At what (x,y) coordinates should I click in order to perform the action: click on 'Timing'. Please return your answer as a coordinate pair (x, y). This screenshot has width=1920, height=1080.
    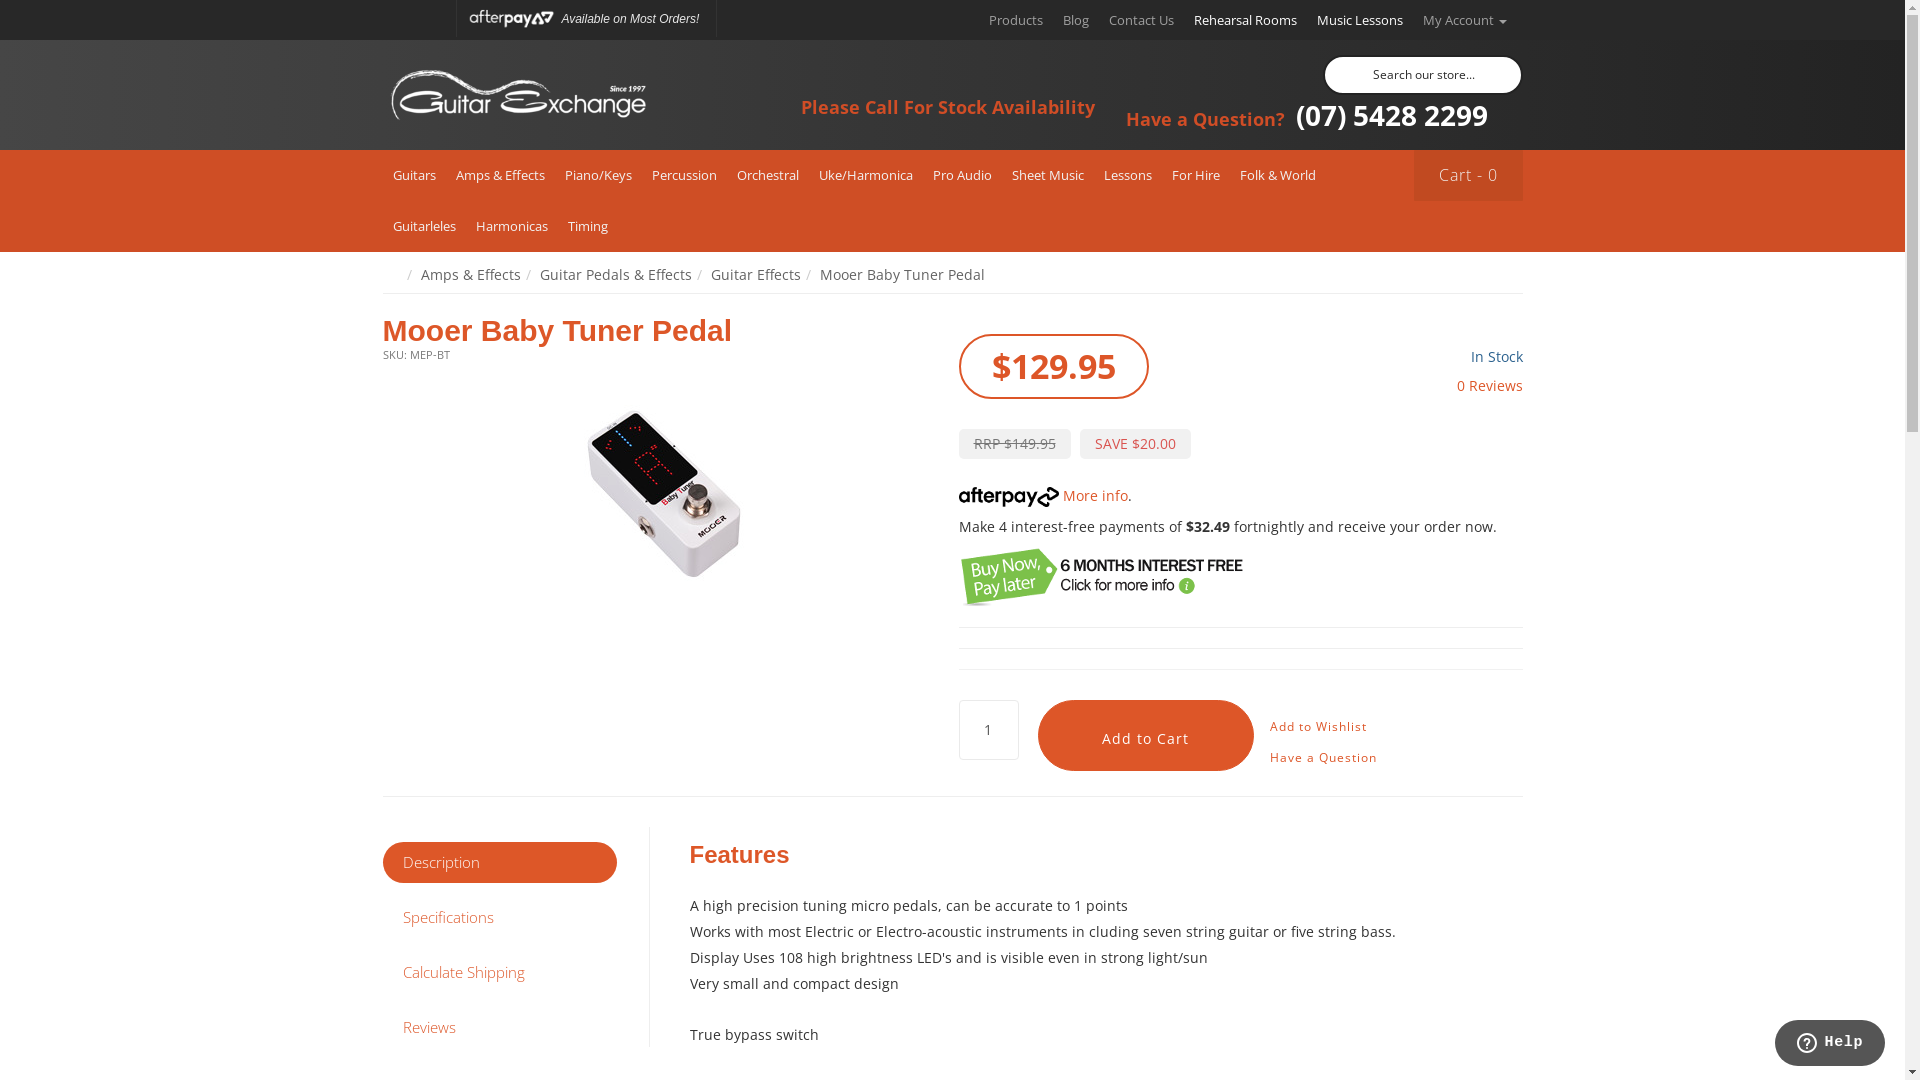
    Looking at the image, I should click on (587, 225).